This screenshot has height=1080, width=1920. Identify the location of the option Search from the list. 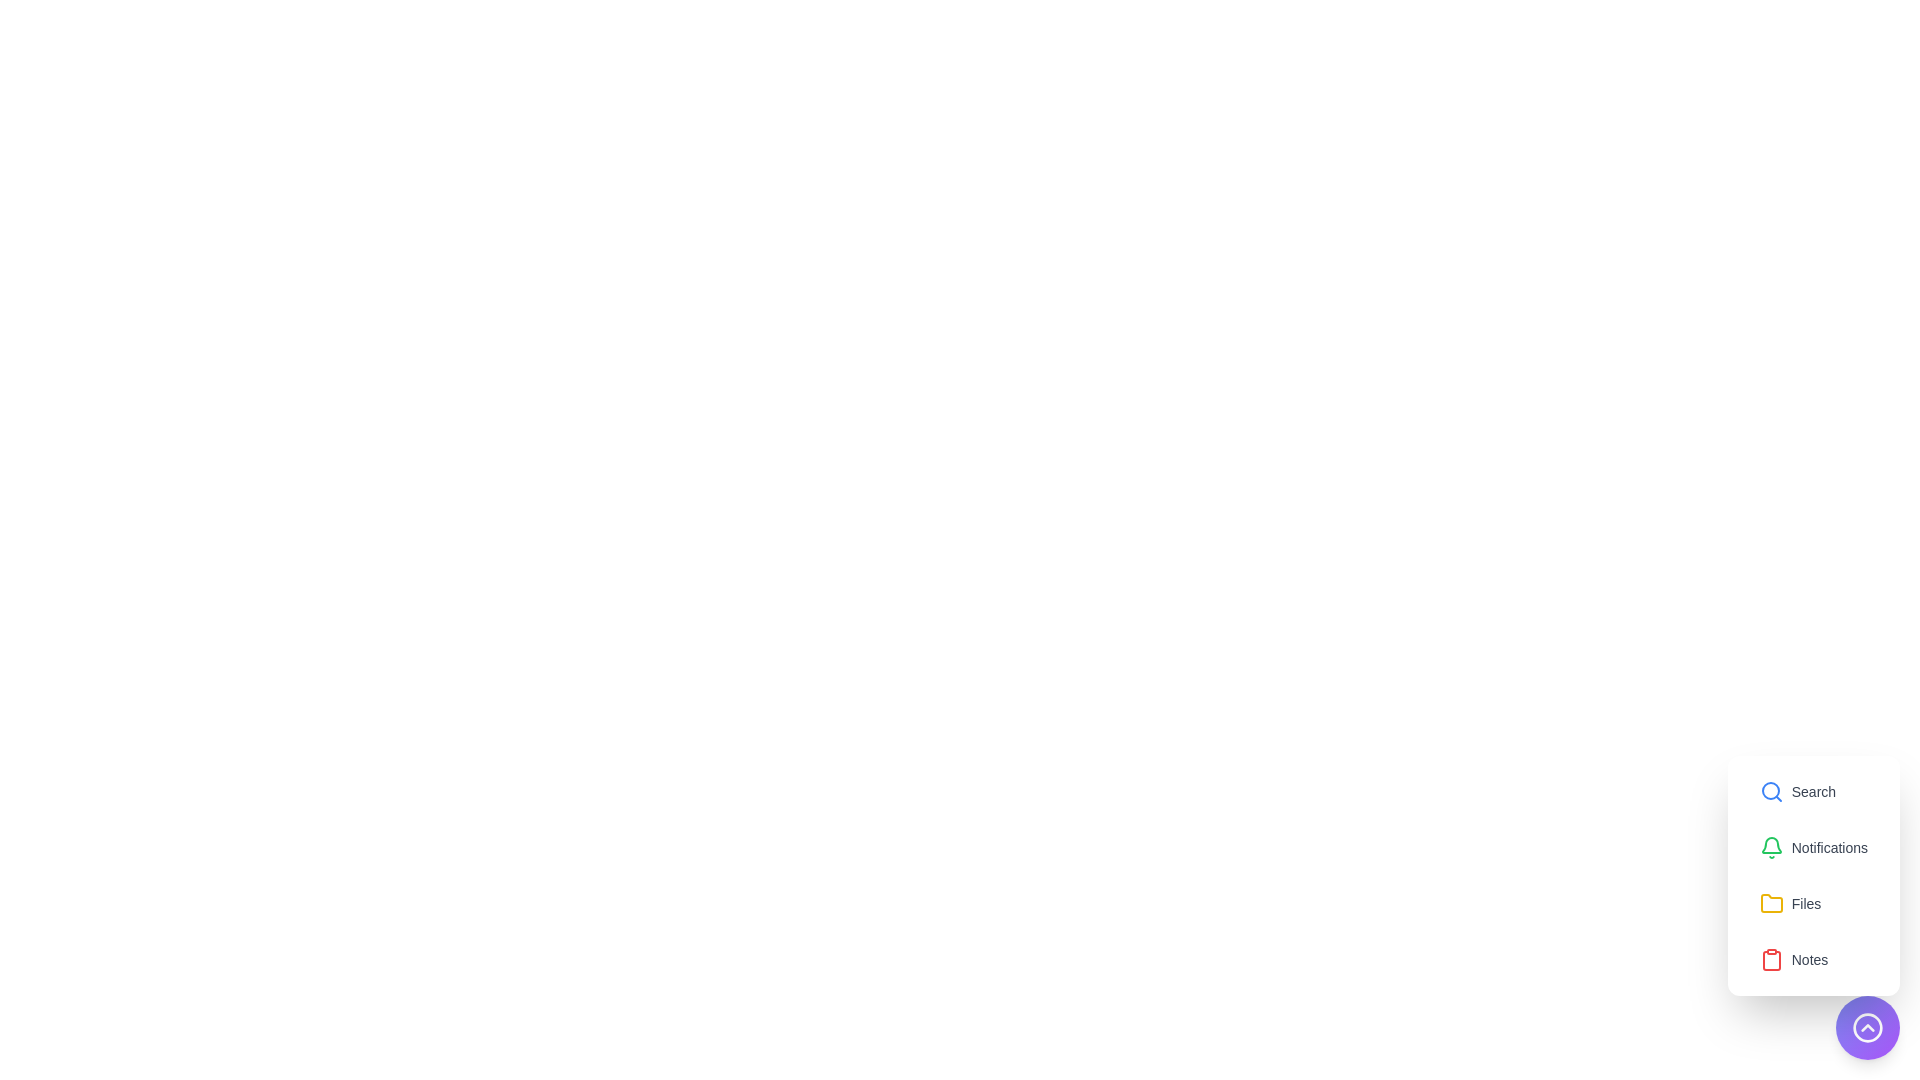
(1797, 790).